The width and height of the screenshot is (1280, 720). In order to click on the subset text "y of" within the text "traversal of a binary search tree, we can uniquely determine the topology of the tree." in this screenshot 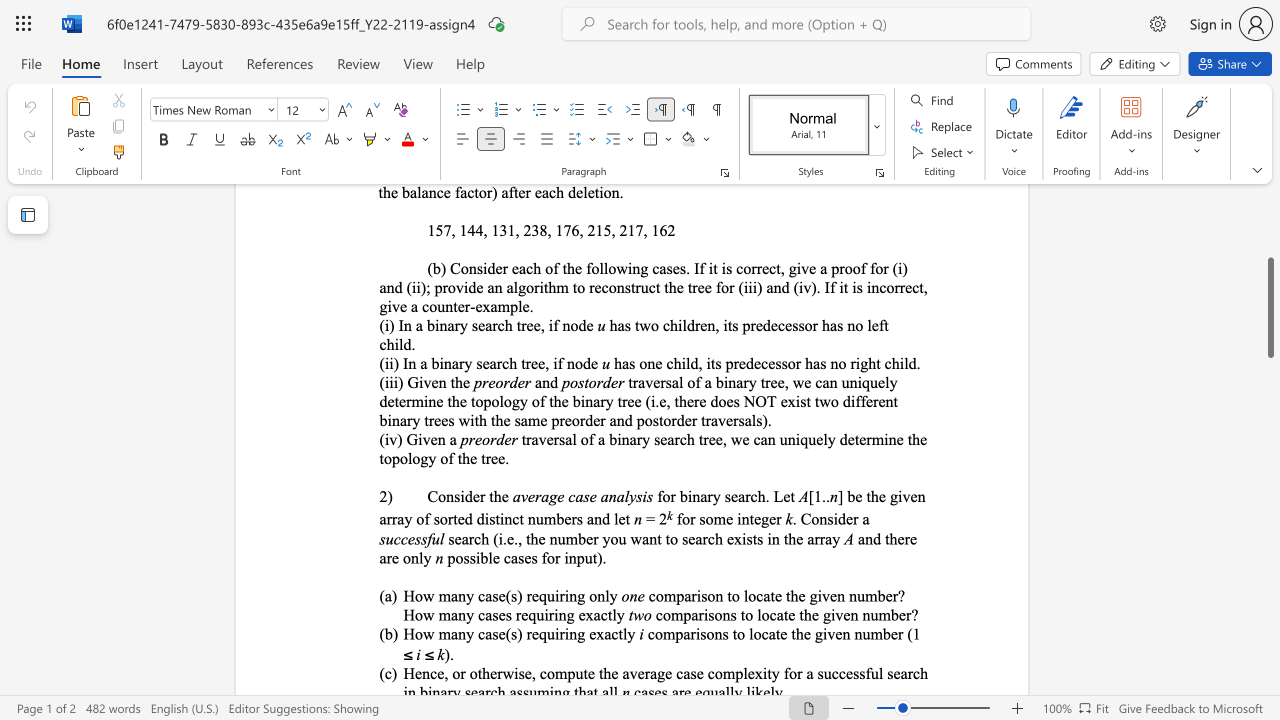, I will do `click(427, 458)`.